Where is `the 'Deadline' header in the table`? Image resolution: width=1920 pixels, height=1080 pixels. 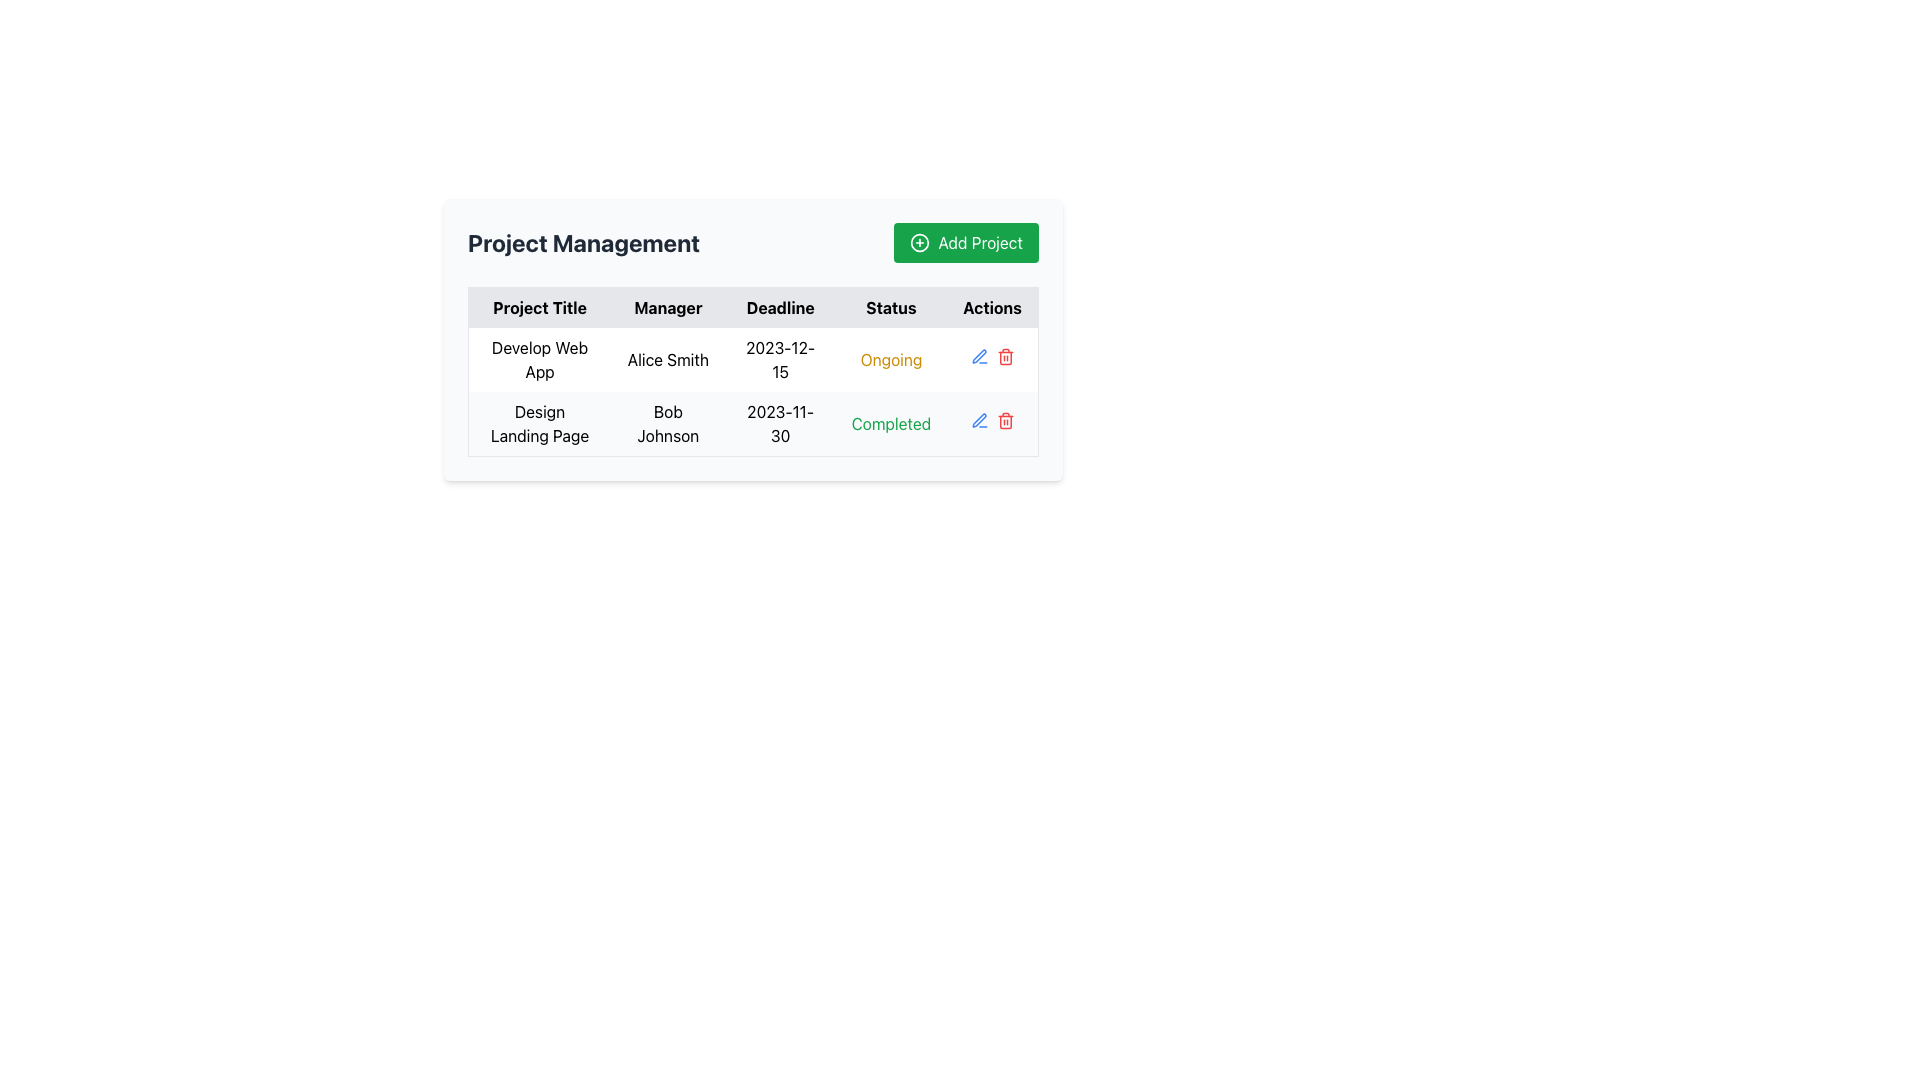 the 'Deadline' header in the table is located at coordinates (779, 307).